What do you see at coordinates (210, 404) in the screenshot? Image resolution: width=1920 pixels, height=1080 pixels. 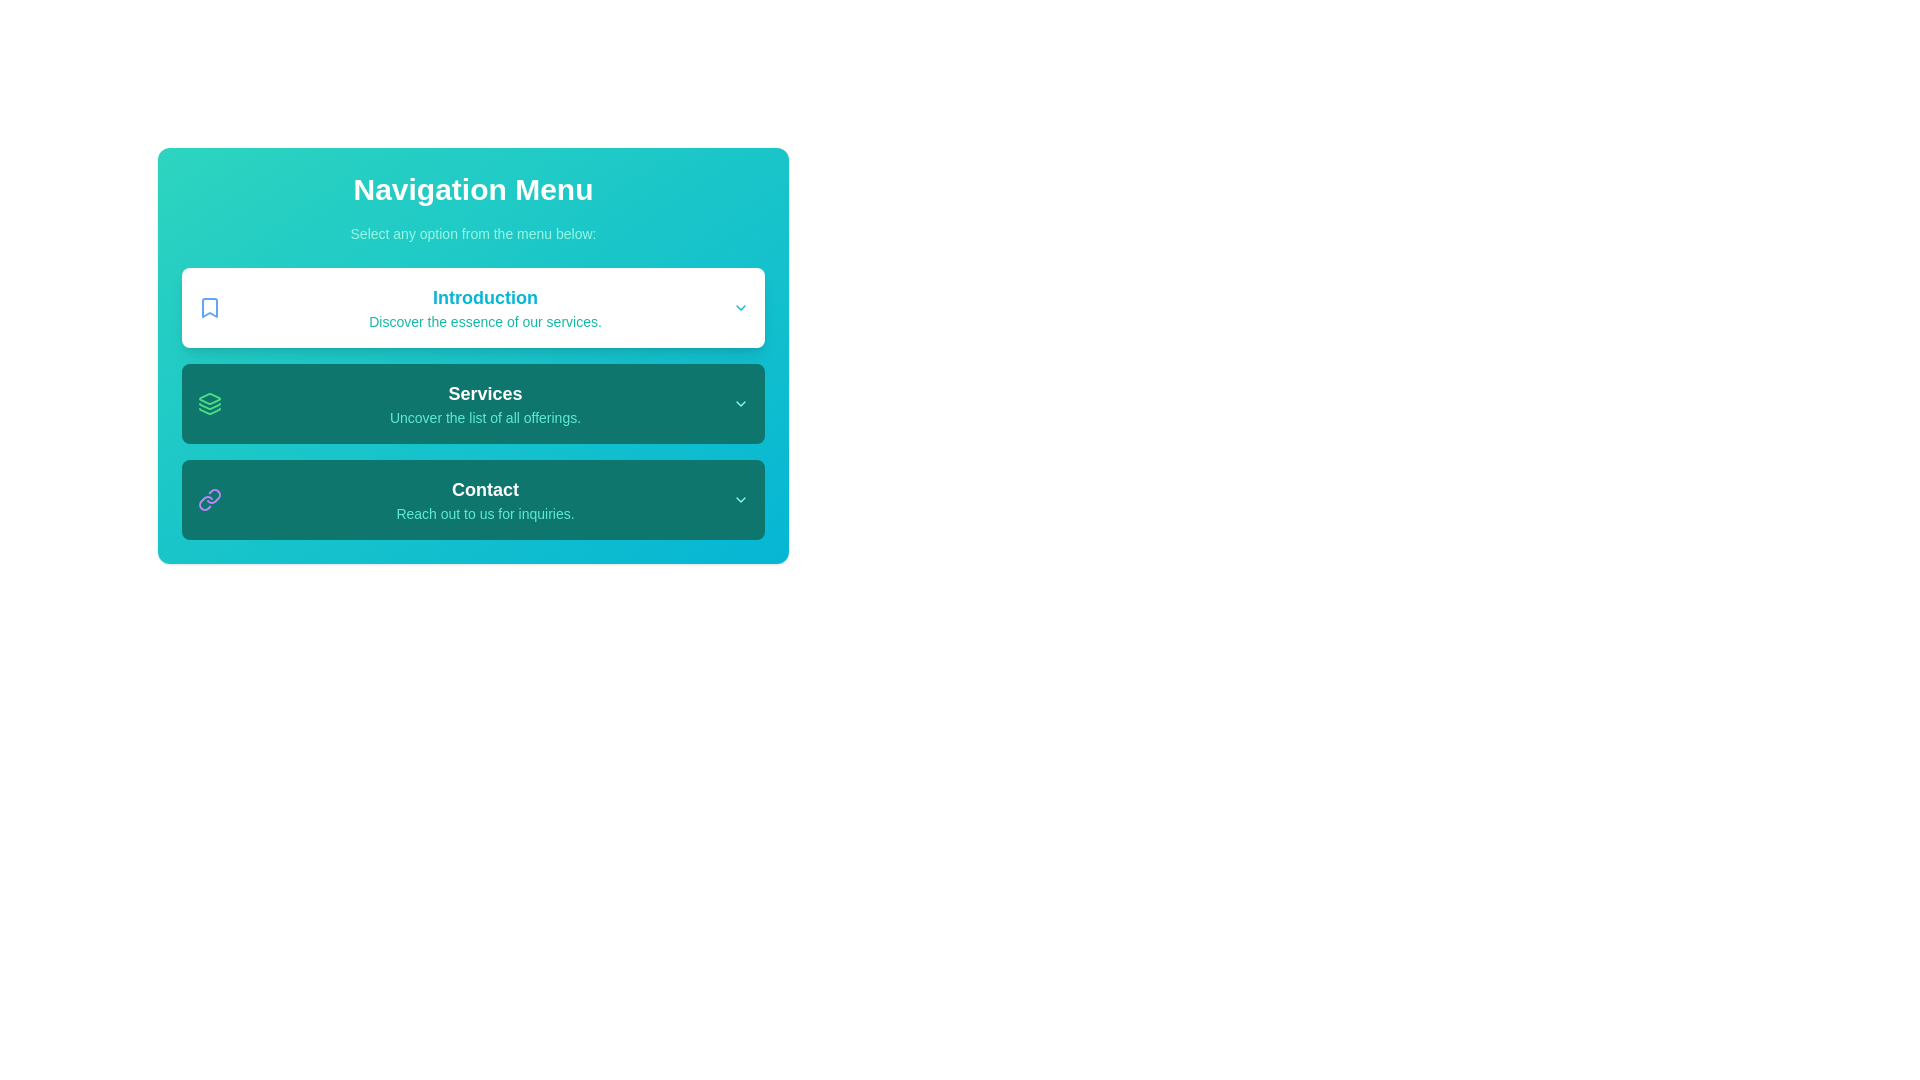 I see `the 'Services' icon located within the navigation menu, which visually represents the 'Services' section` at bounding box center [210, 404].